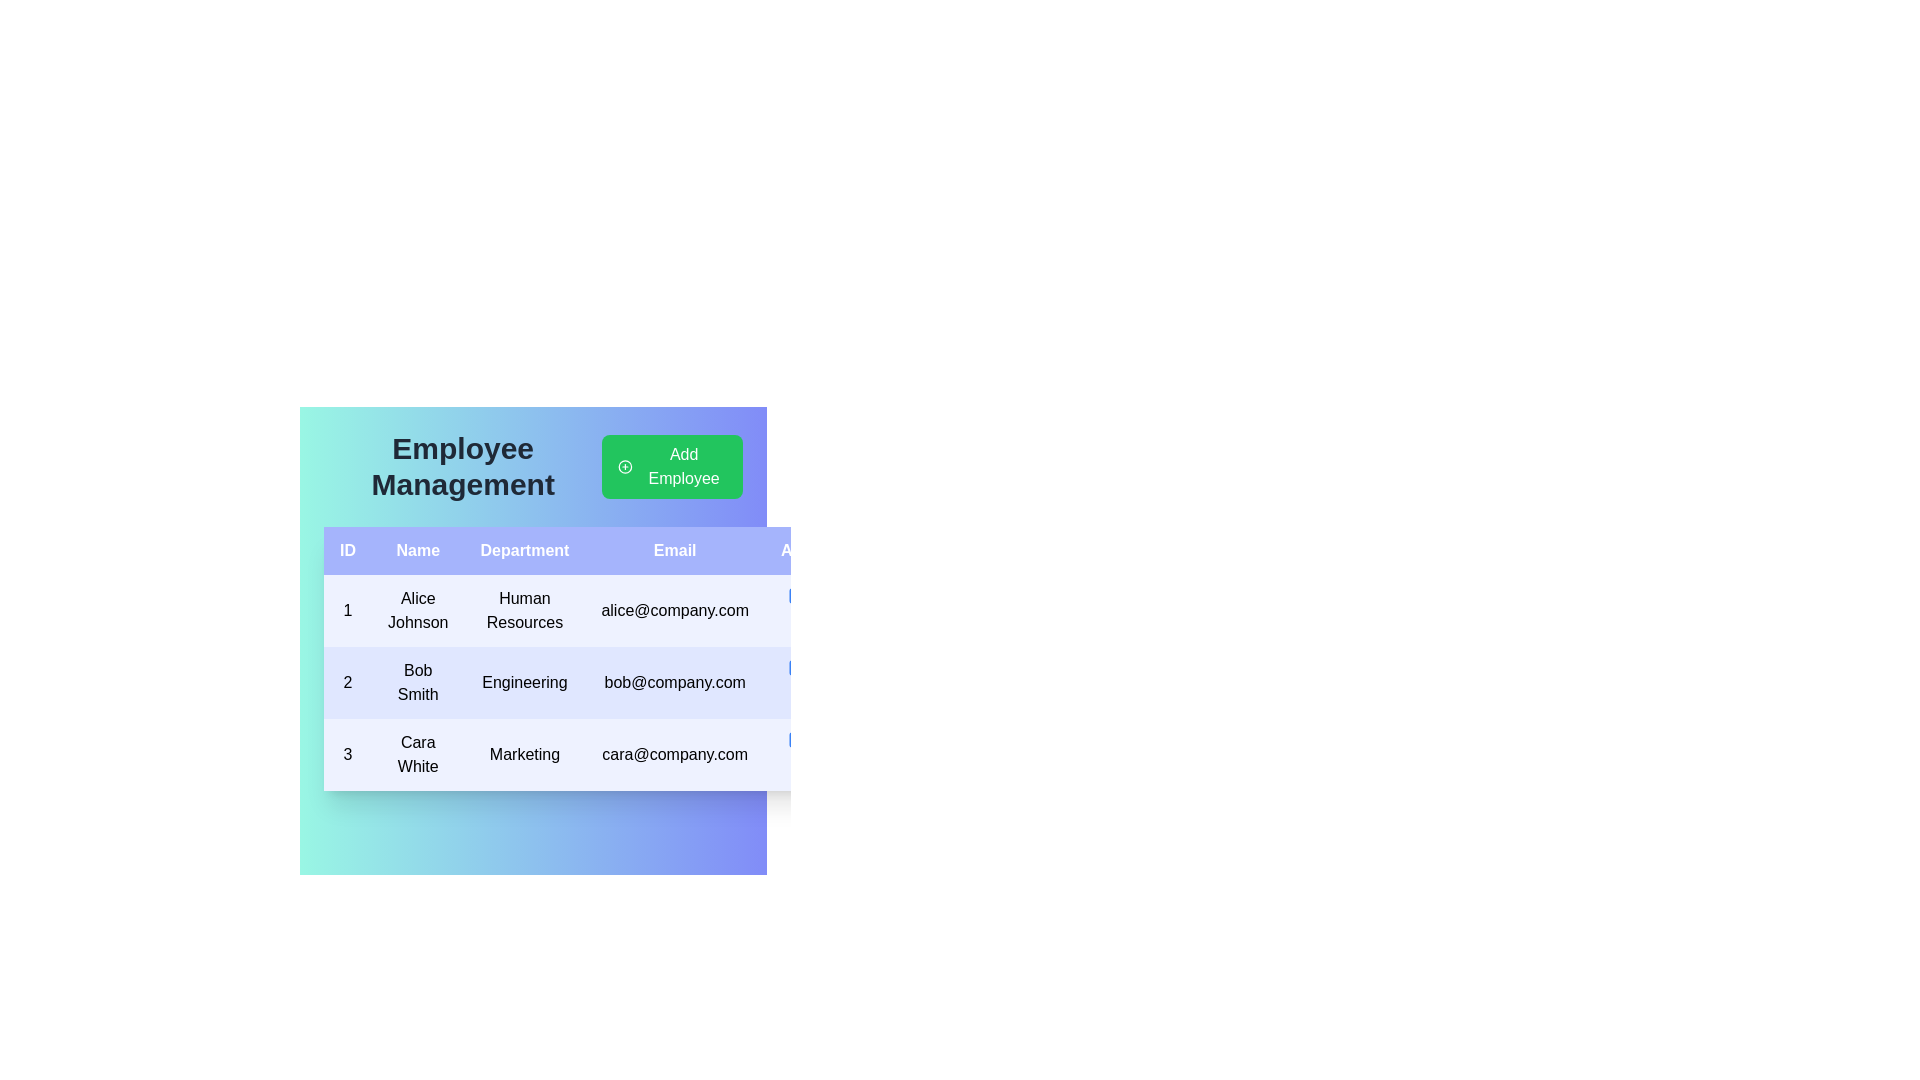  Describe the element at coordinates (588, 755) in the screenshot. I see `the third row of the employee management table, which displays information about an employee` at that location.